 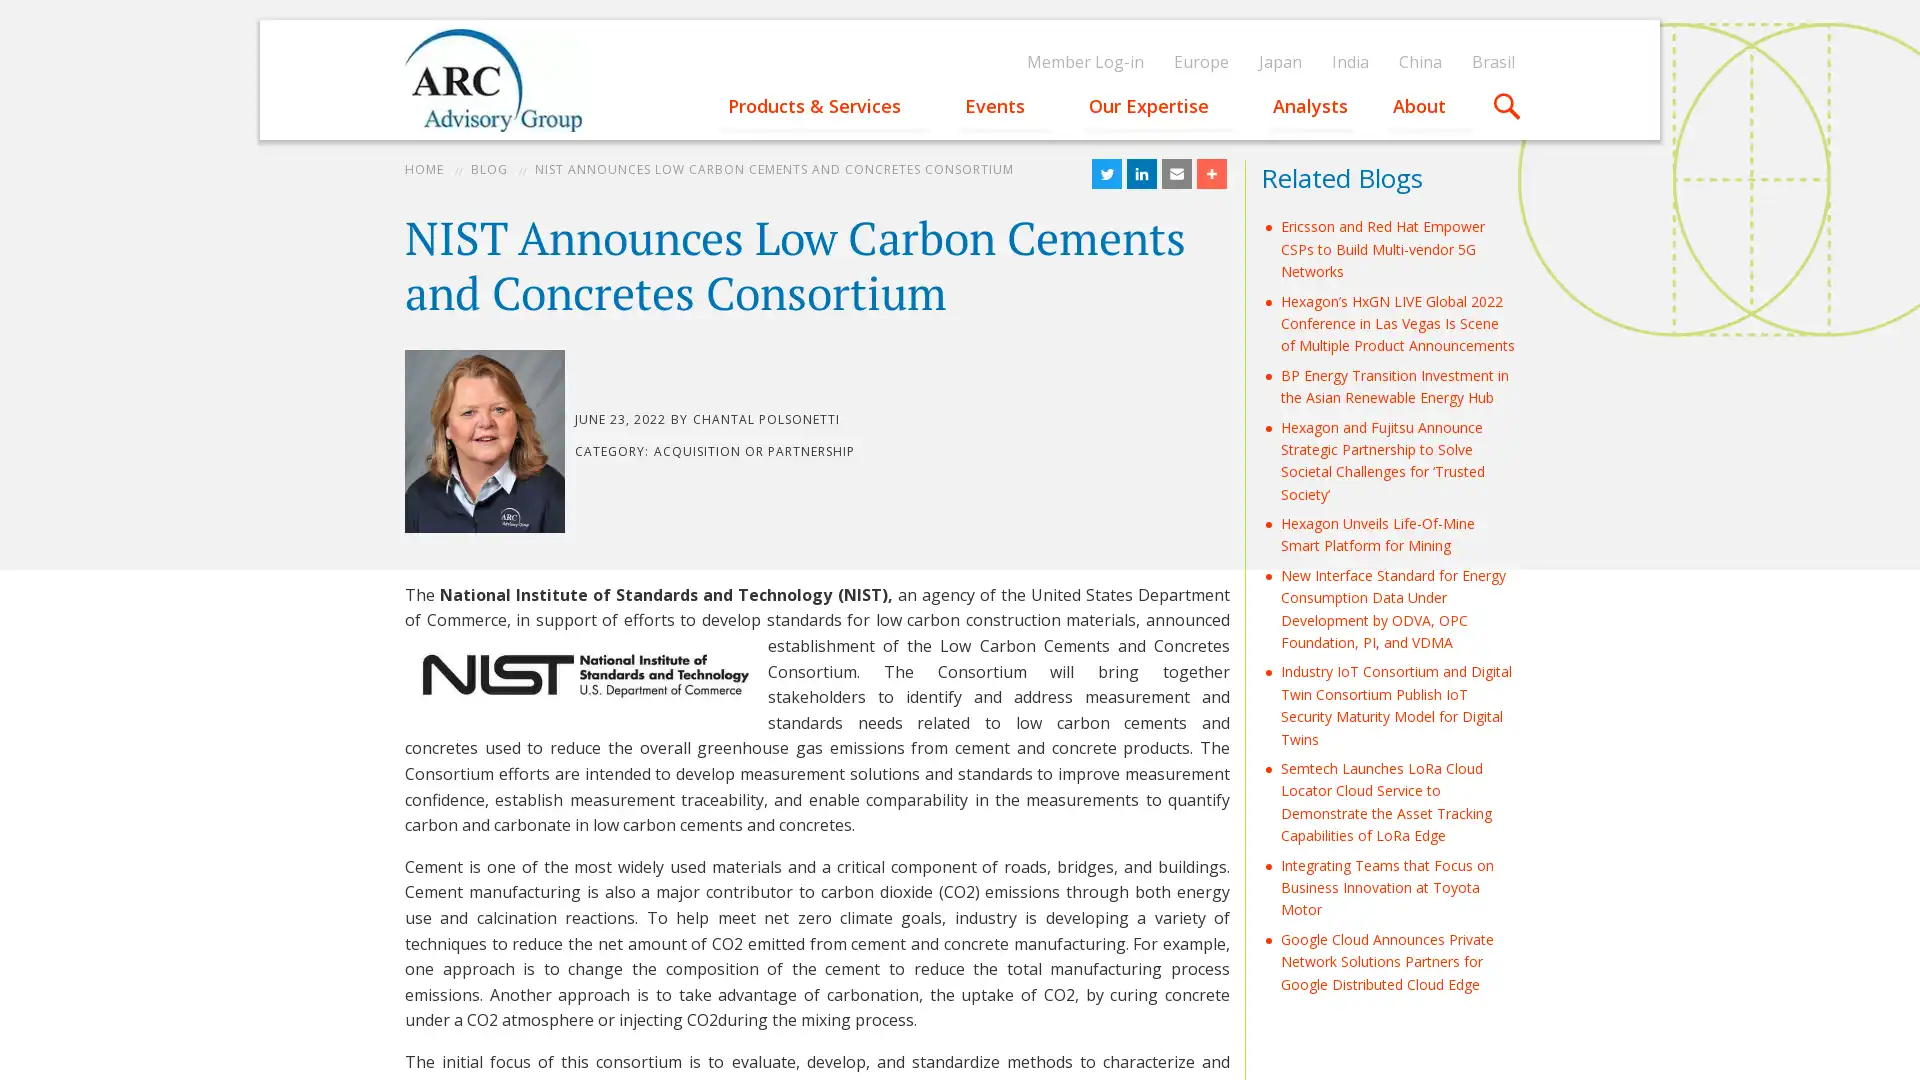 What do you see at coordinates (1109, 172) in the screenshot?
I see `Share to Twitter` at bounding box center [1109, 172].